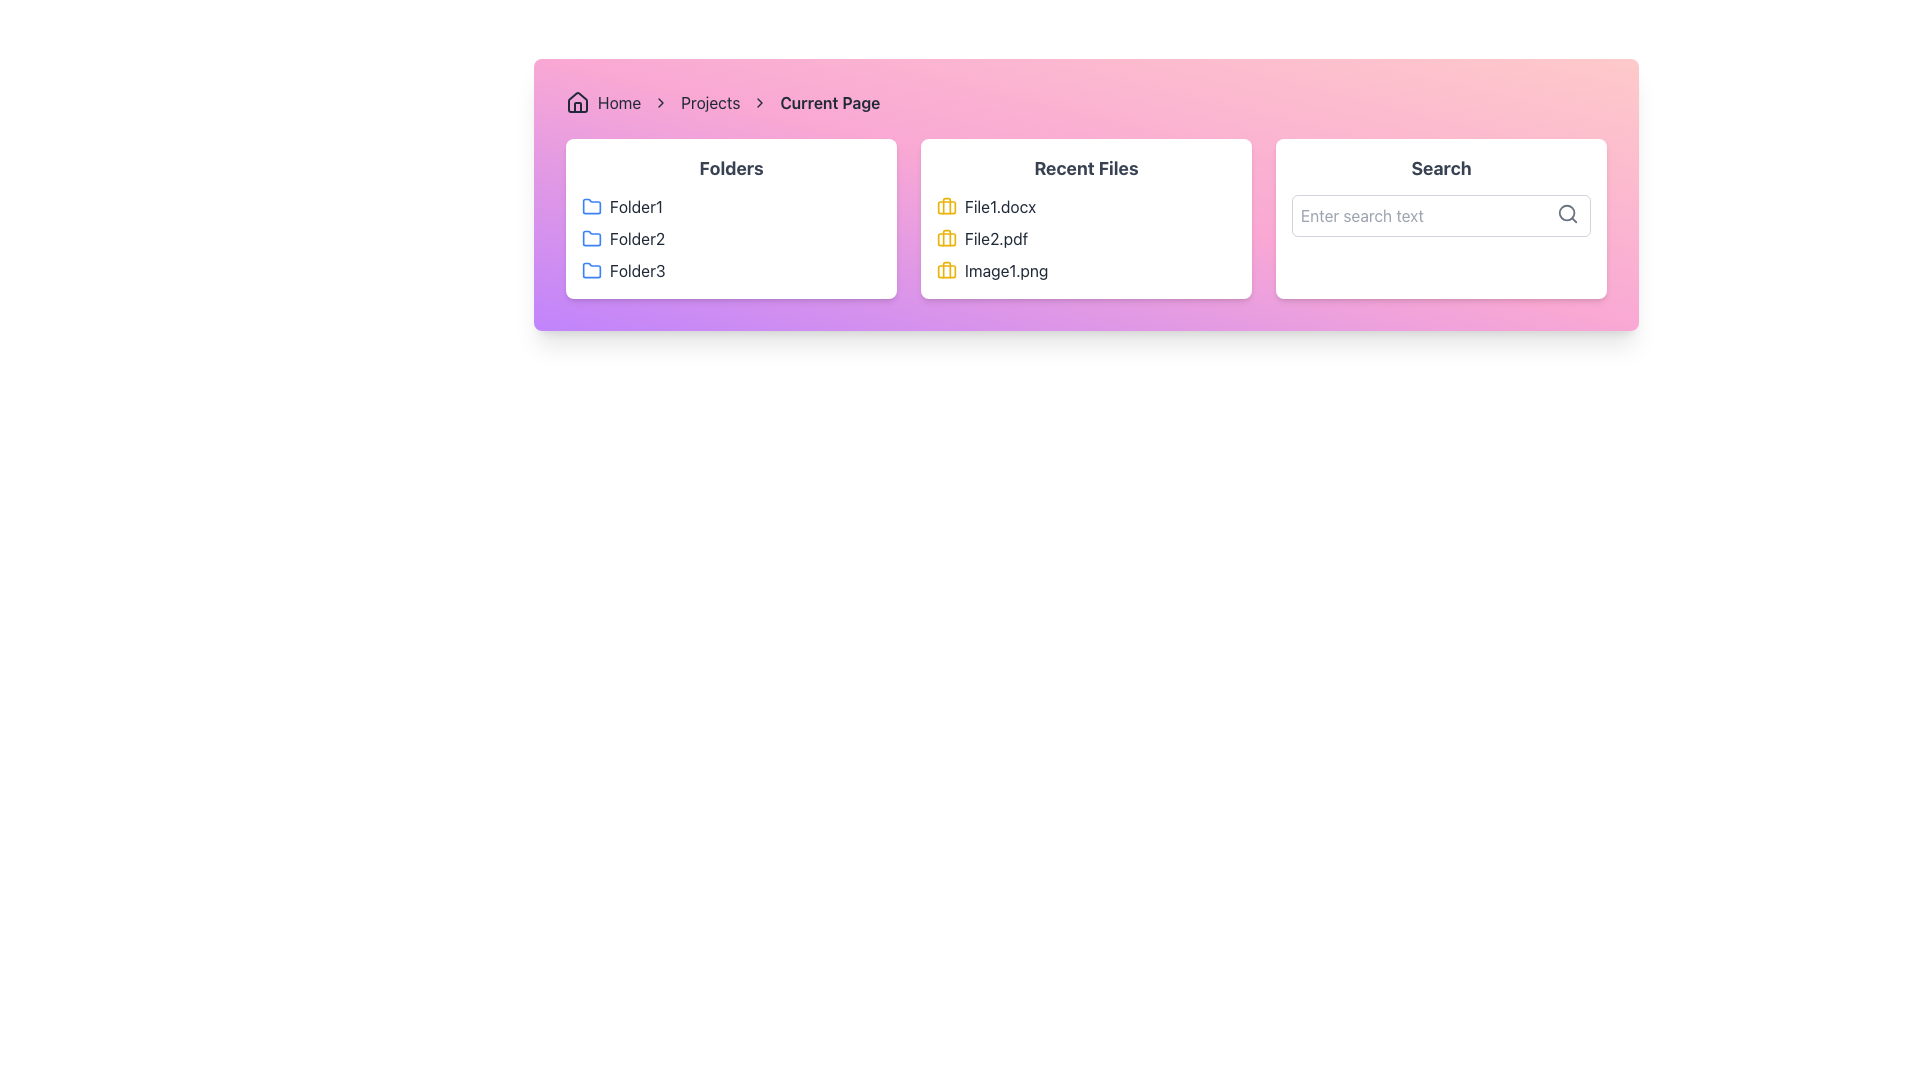 The image size is (1920, 1080). What do you see at coordinates (1085, 168) in the screenshot?
I see `the 'Recent Files' text header, which is displayed in bold gray font` at bounding box center [1085, 168].